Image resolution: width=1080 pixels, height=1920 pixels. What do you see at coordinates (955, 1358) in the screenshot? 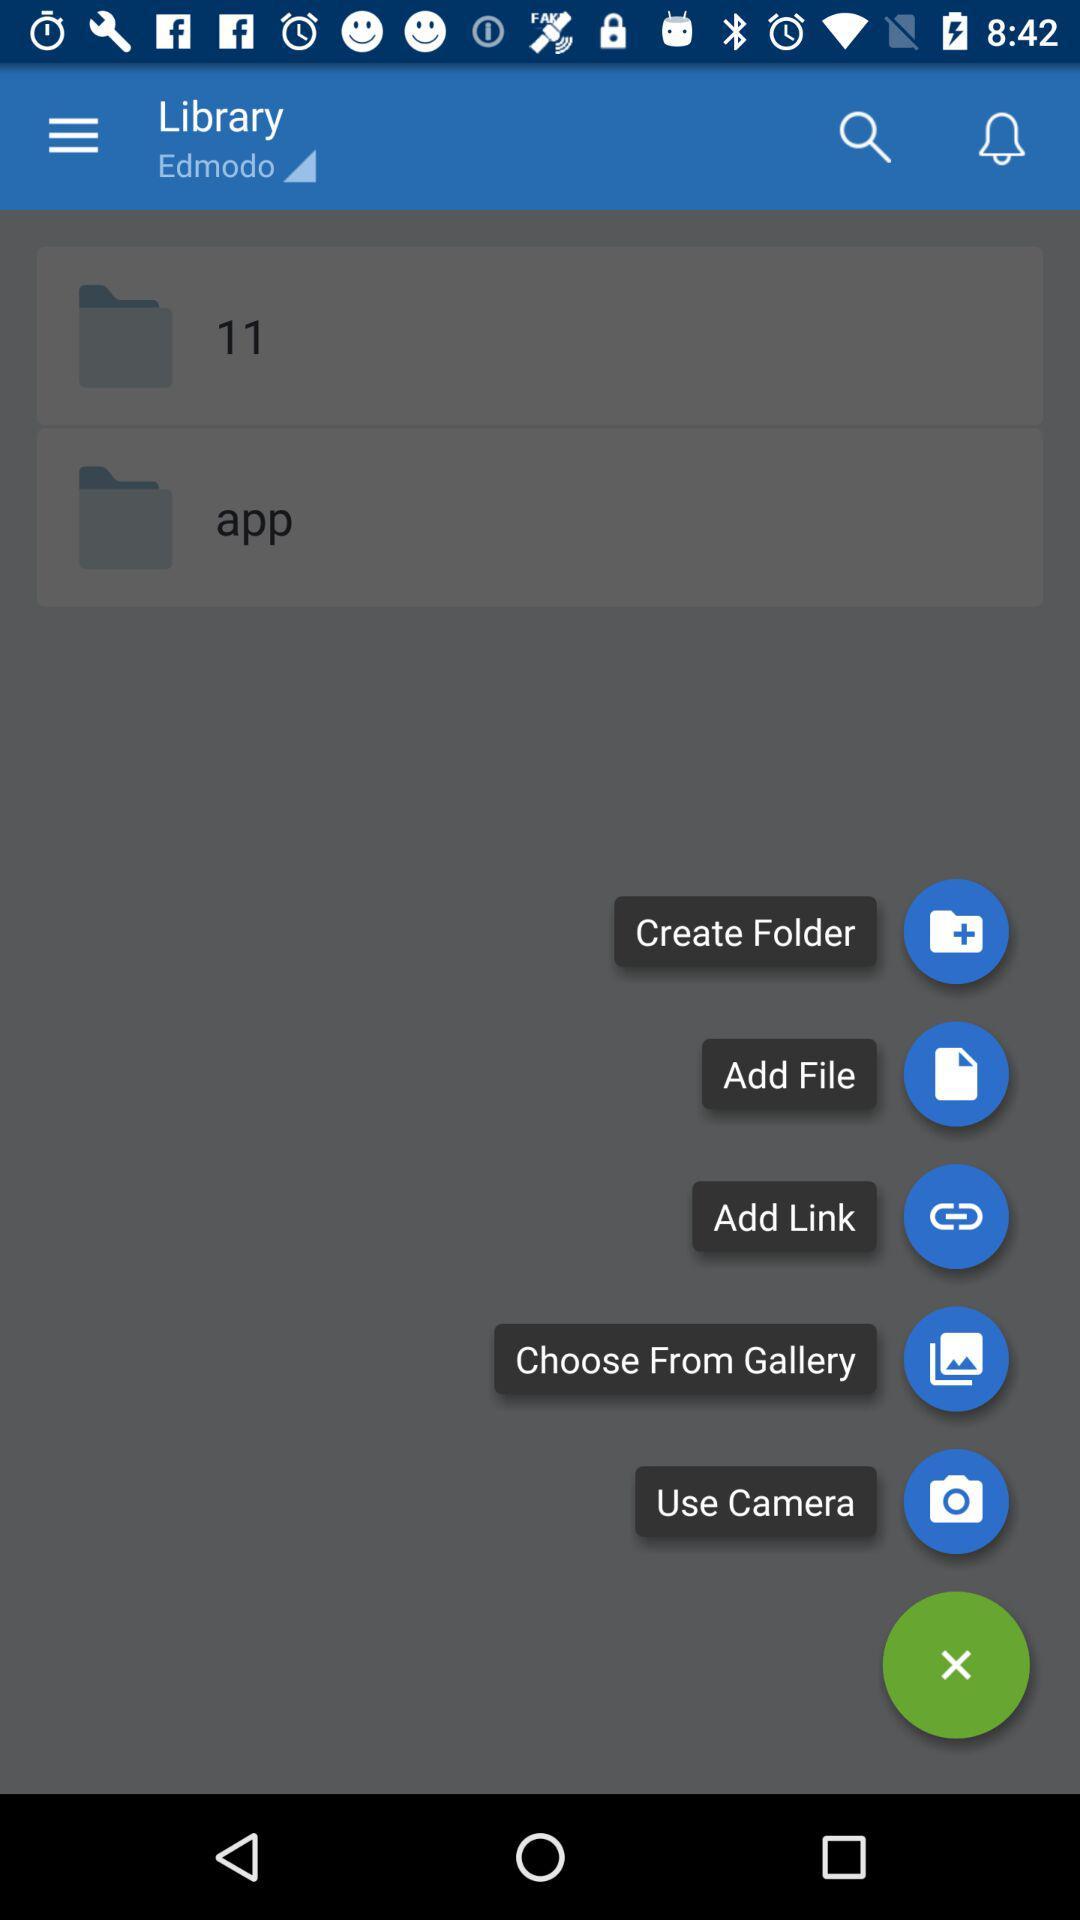
I see `the wallpaper icon` at bounding box center [955, 1358].